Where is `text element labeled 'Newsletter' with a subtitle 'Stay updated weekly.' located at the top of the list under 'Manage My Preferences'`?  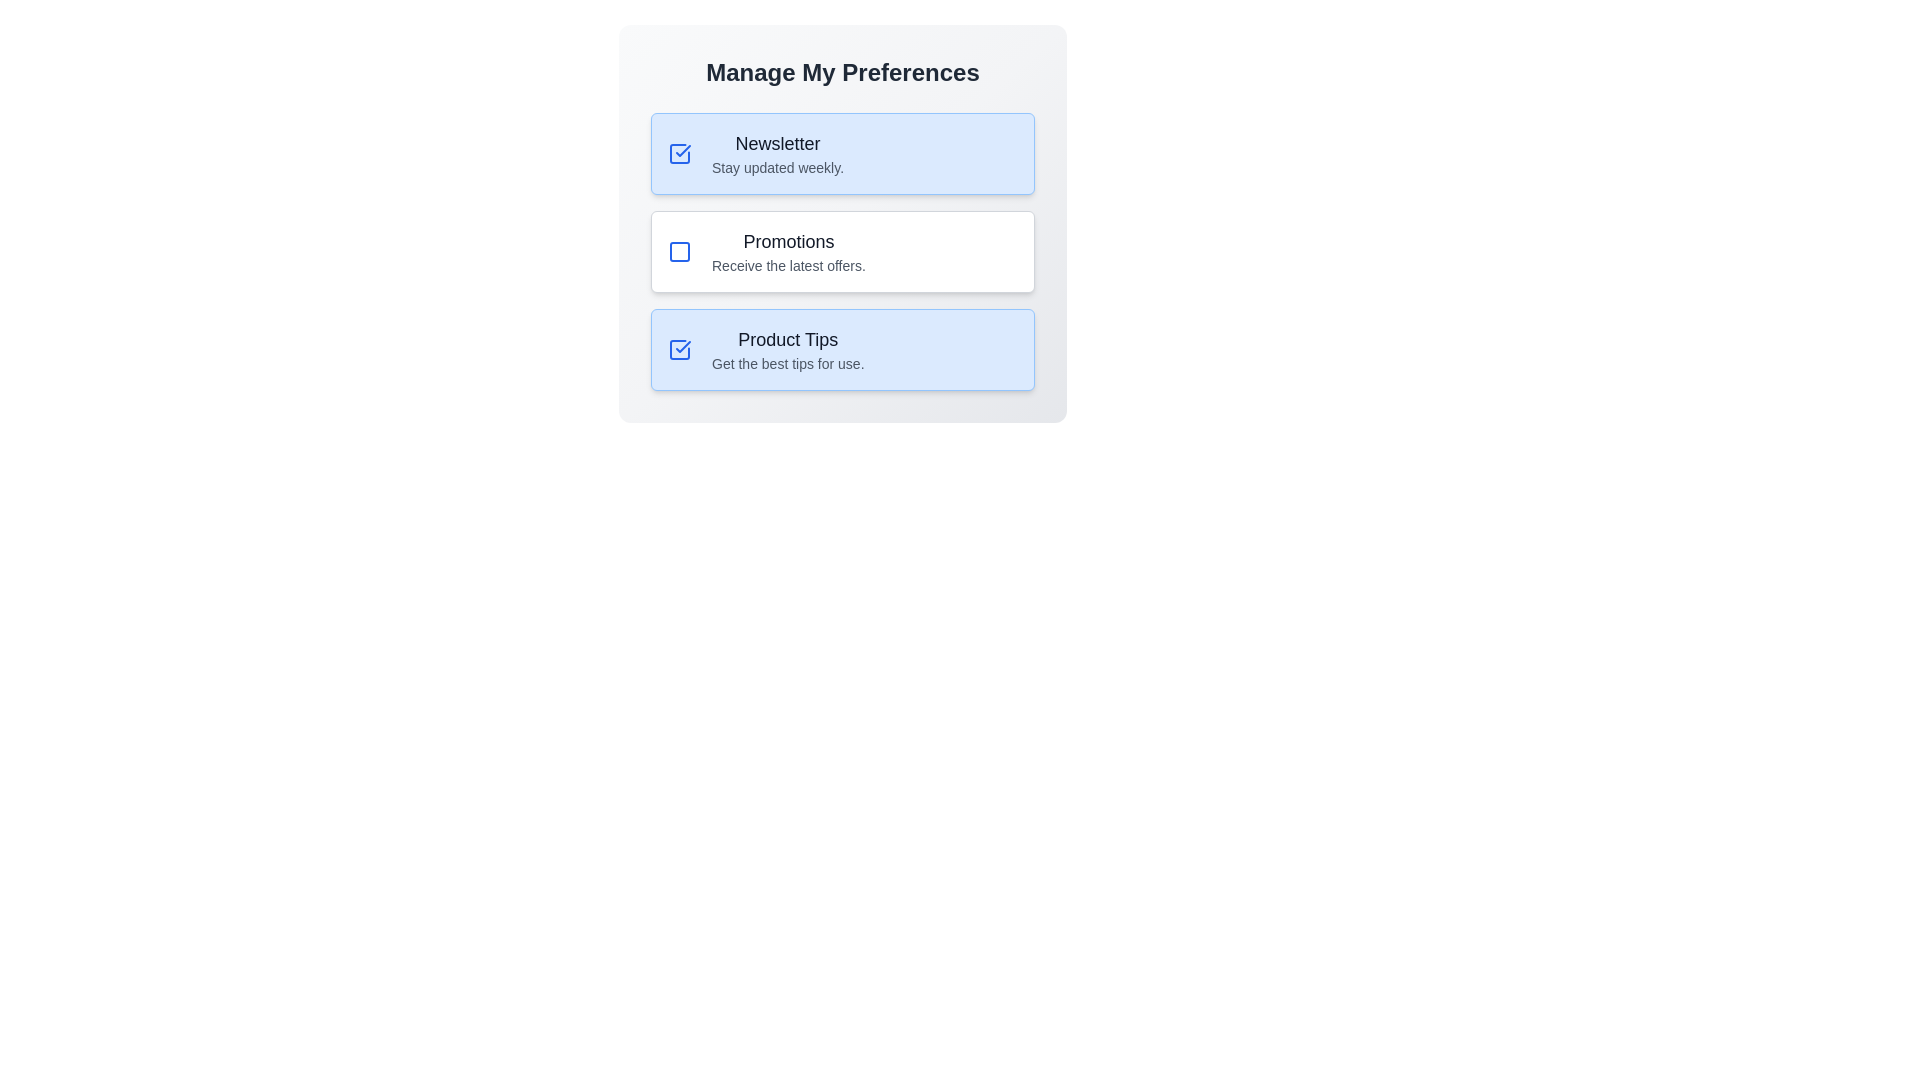
text element labeled 'Newsletter' with a subtitle 'Stay updated weekly.' located at the top of the list under 'Manage My Preferences' is located at coordinates (776, 153).